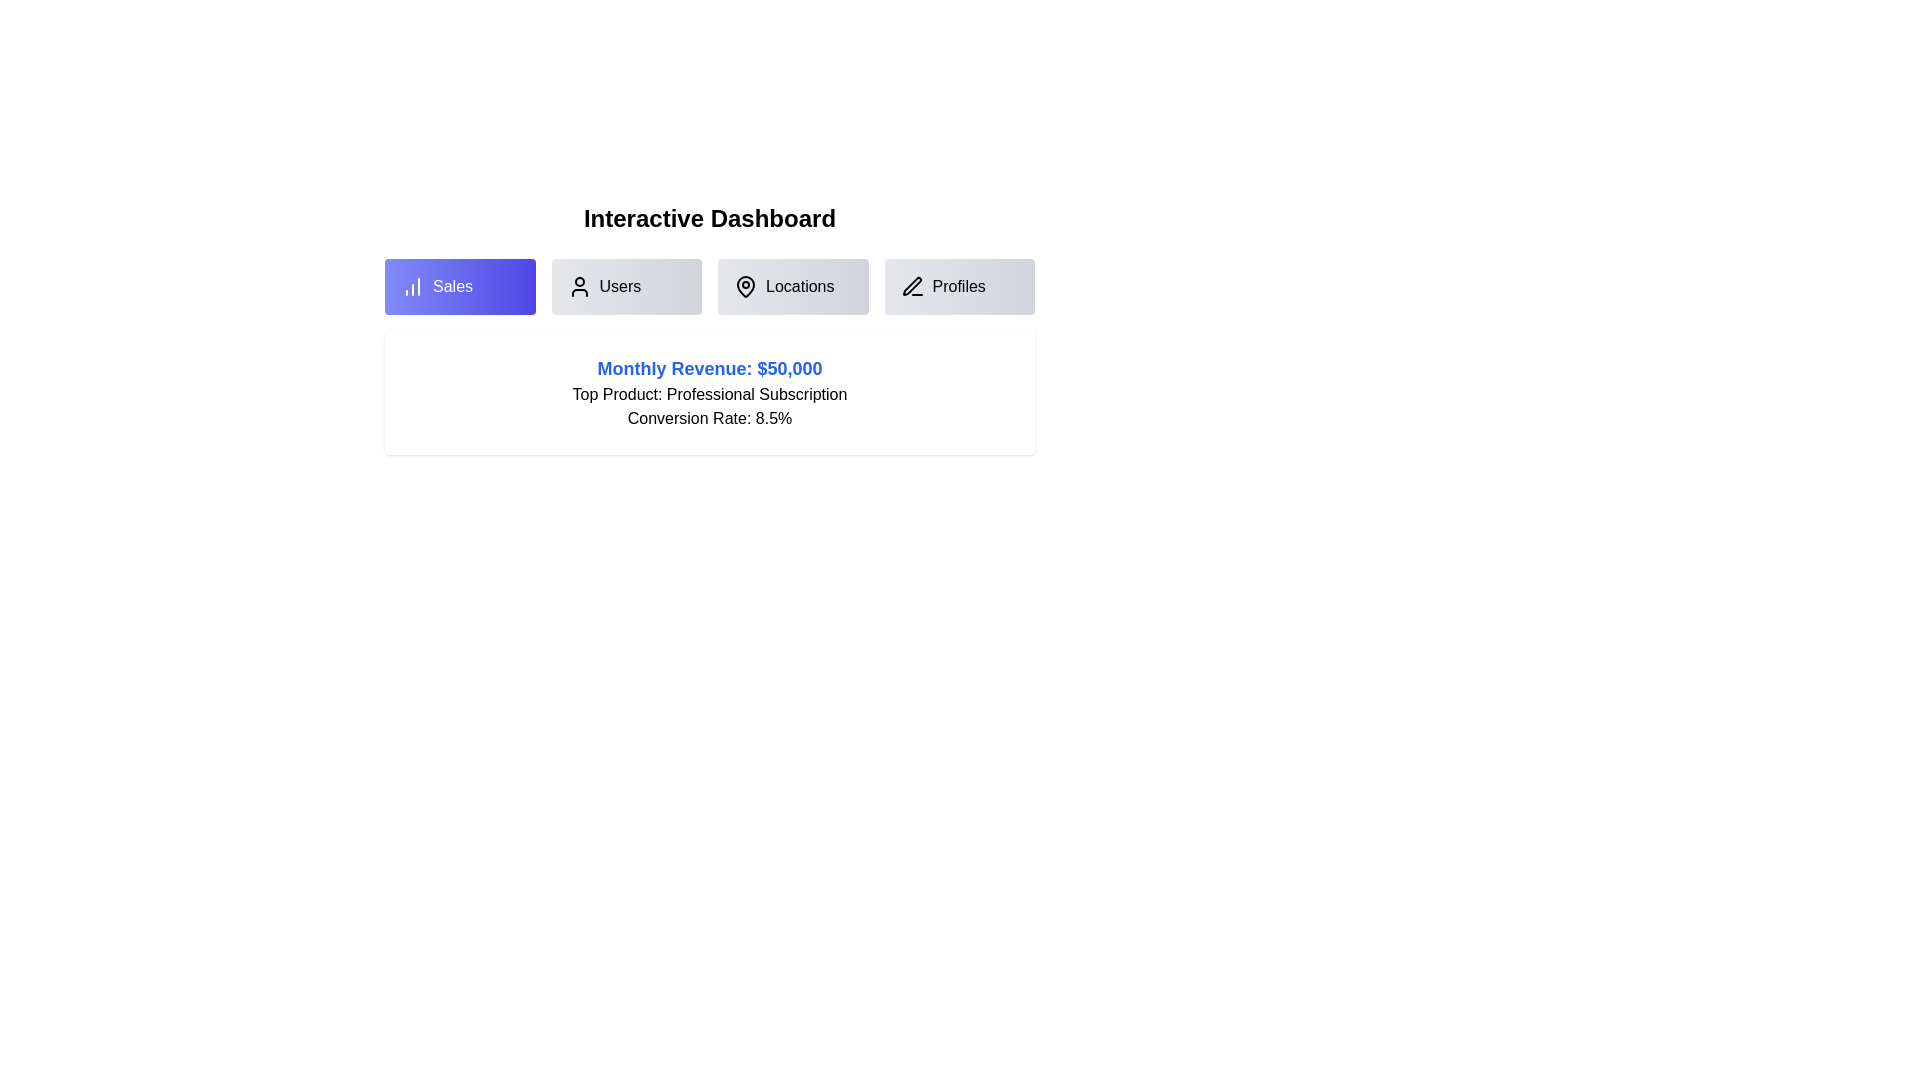 This screenshot has height=1080, width=1920. Describe the element at coordinates (710, 369) in the screenshot. I see `information displayed in the prominent text label that states 'Monthly Revenue: $50,000', which is styled in blue with a larger bold font, located in the lower section of the dashboard` at that location.